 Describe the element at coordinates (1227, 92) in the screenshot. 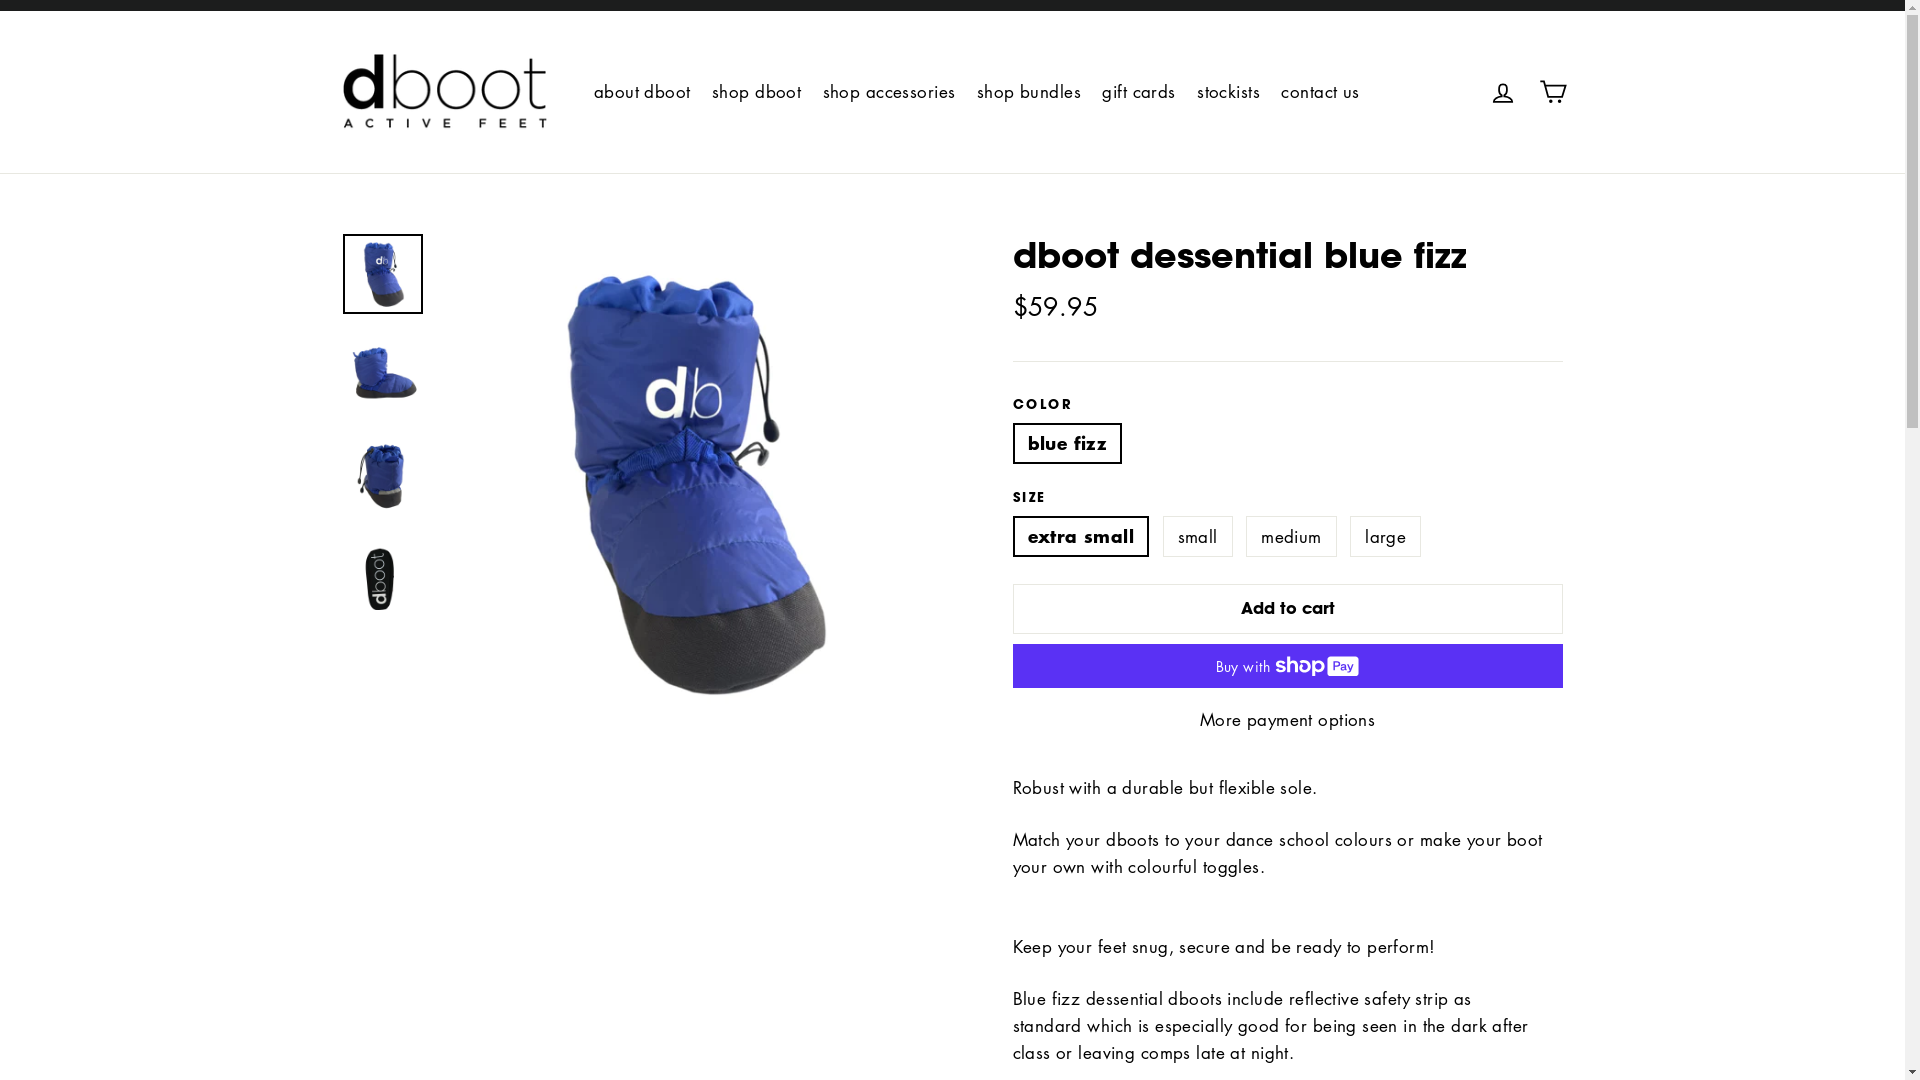

I see `'stockists'` at that location.